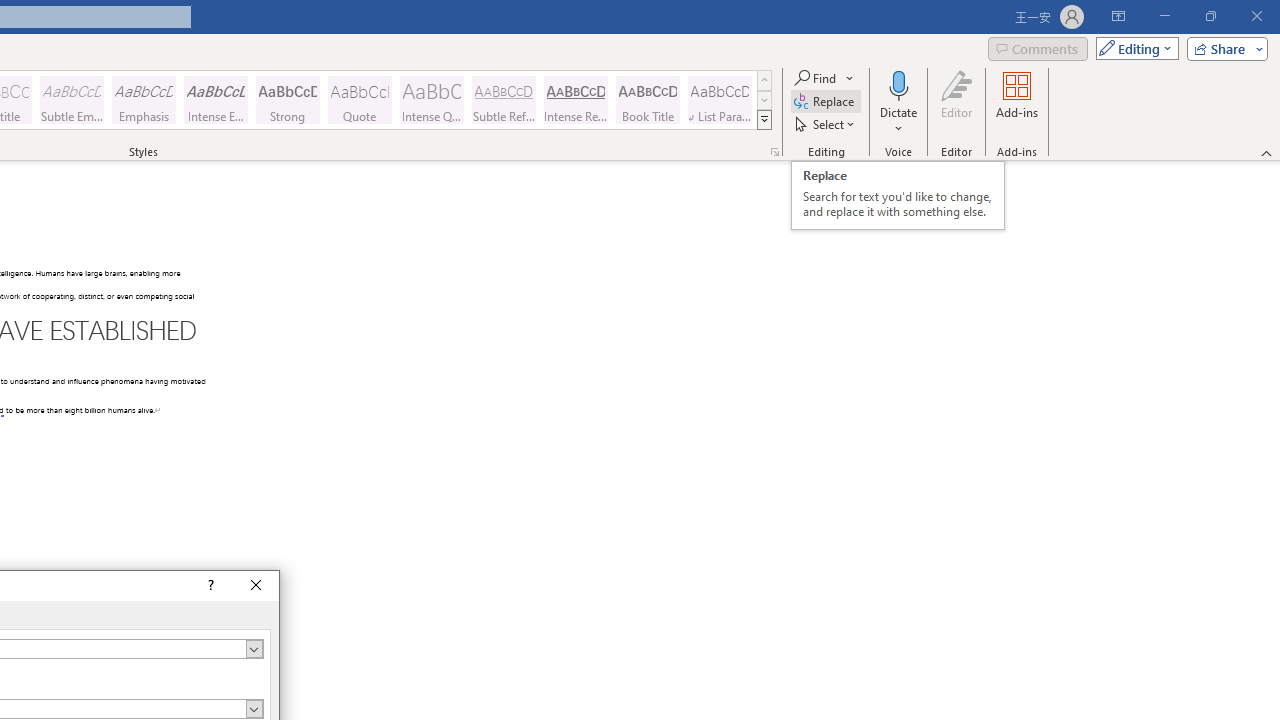 The image size is (1280, 720). I want to click on 'Emphasis', so click(143, 100).